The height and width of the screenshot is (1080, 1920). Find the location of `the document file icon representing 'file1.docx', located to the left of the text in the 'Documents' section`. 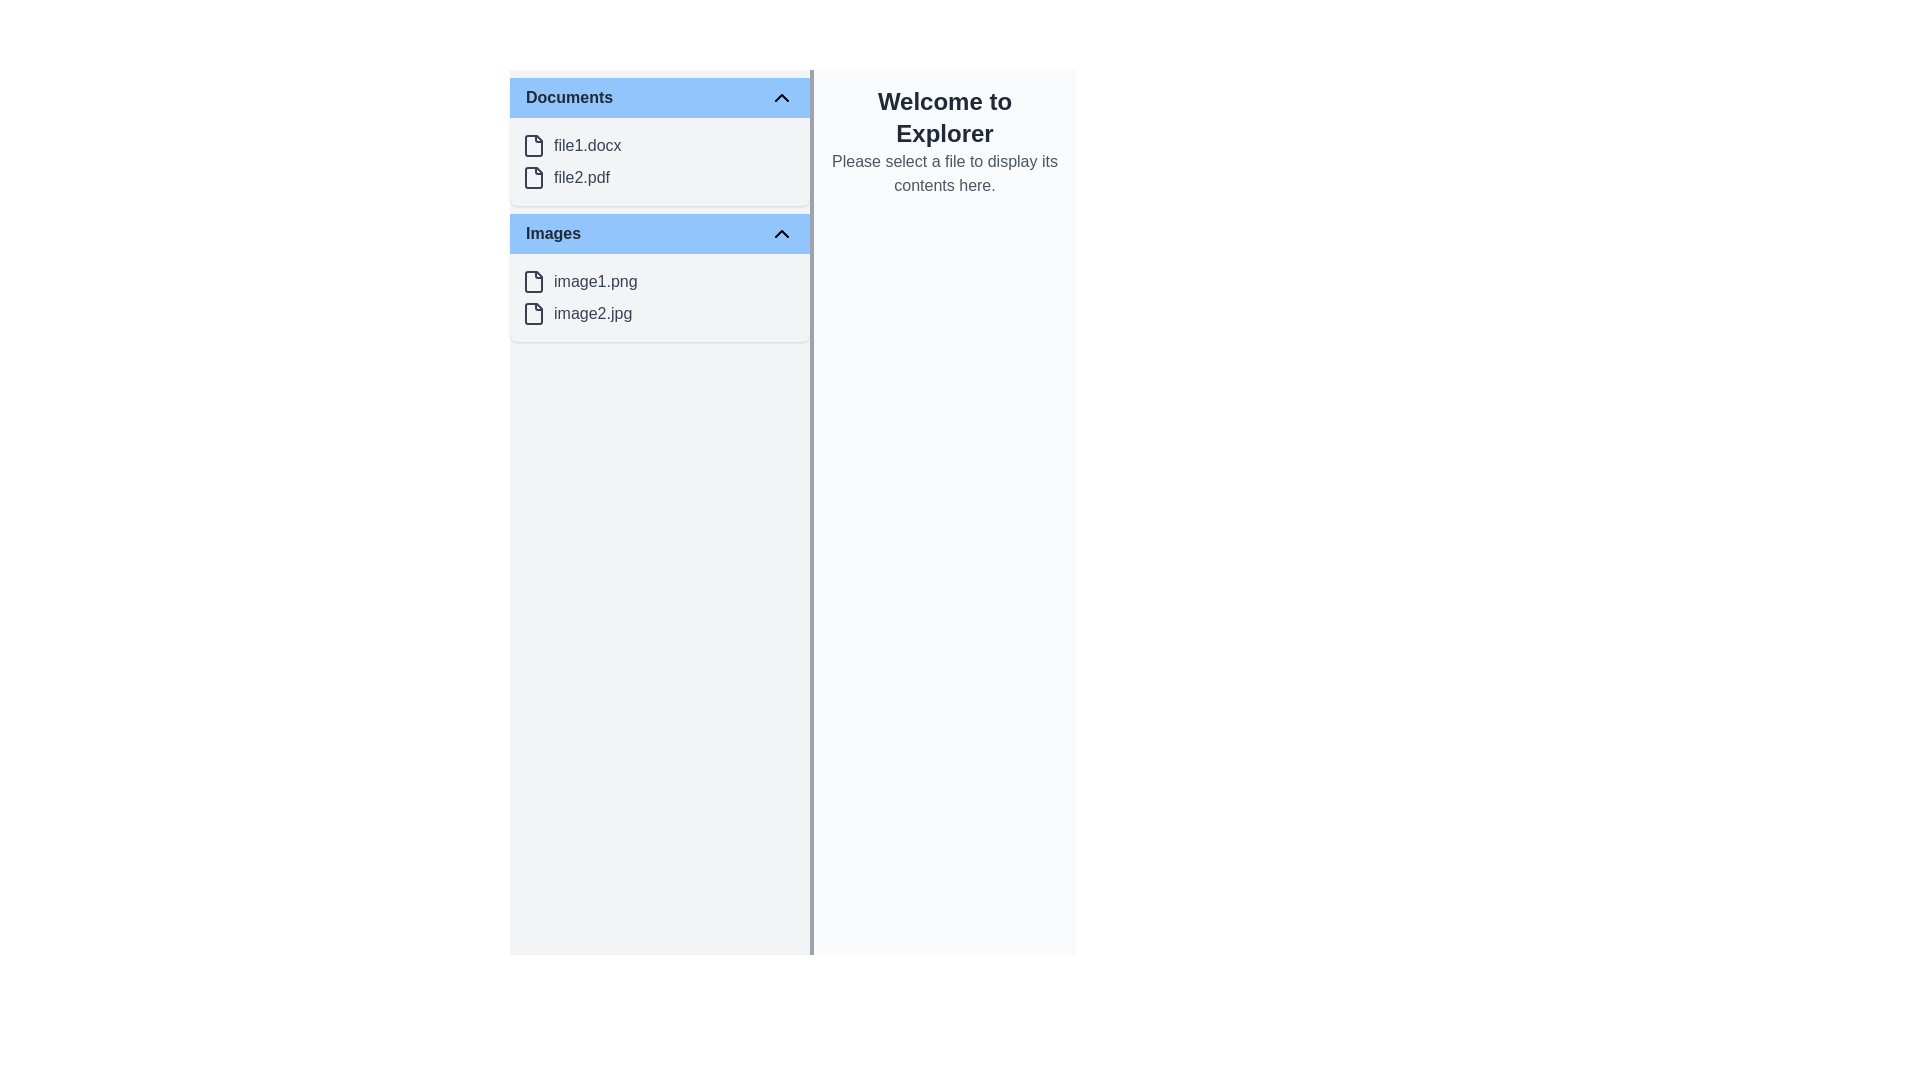

the document file icon representing 'file1.docx', located to the left of the text in the 'Documents' section is located at coordinates (533, 145).